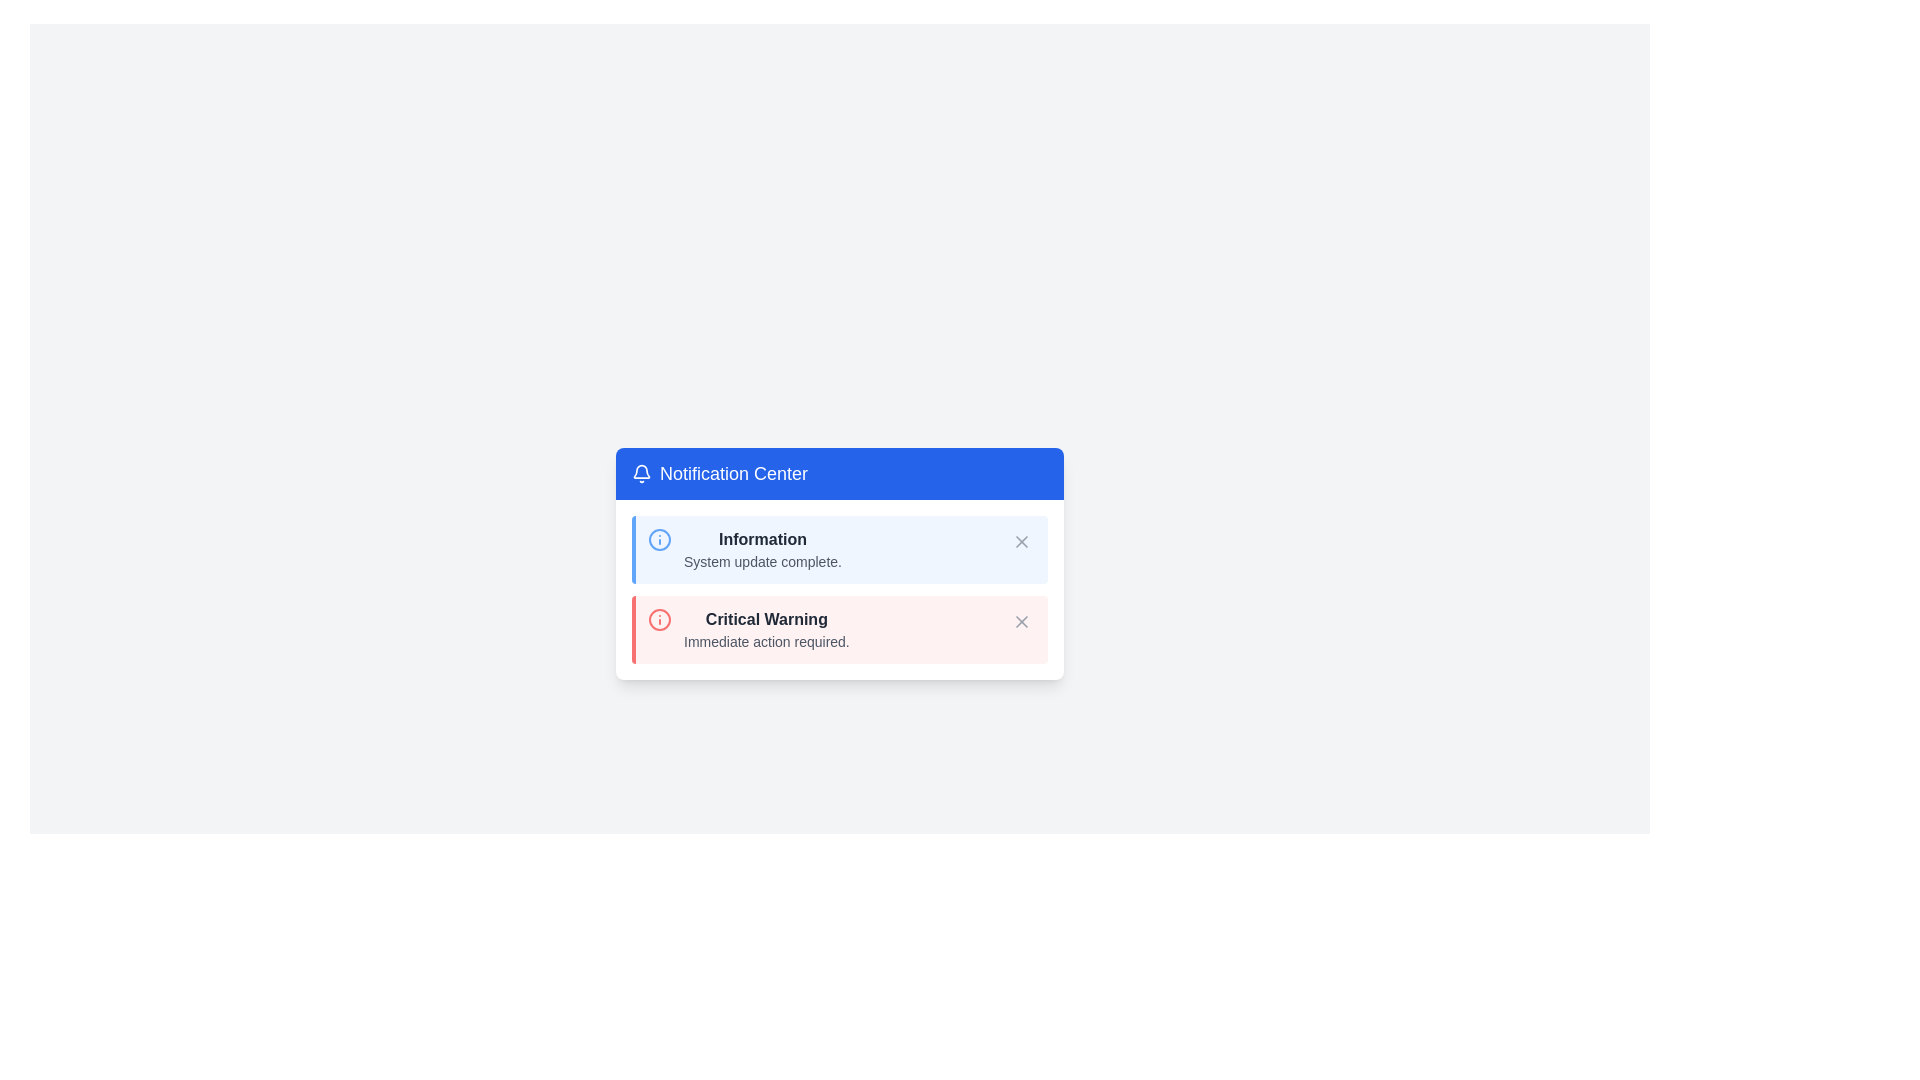  What do you see at coordinates (660, 540) in the screenshot?
I see `the informational icon located at the top left of the 'Information' notification entry in the notification center panel, adjacent to the text 'Information'` at bounding box center [660, 540].